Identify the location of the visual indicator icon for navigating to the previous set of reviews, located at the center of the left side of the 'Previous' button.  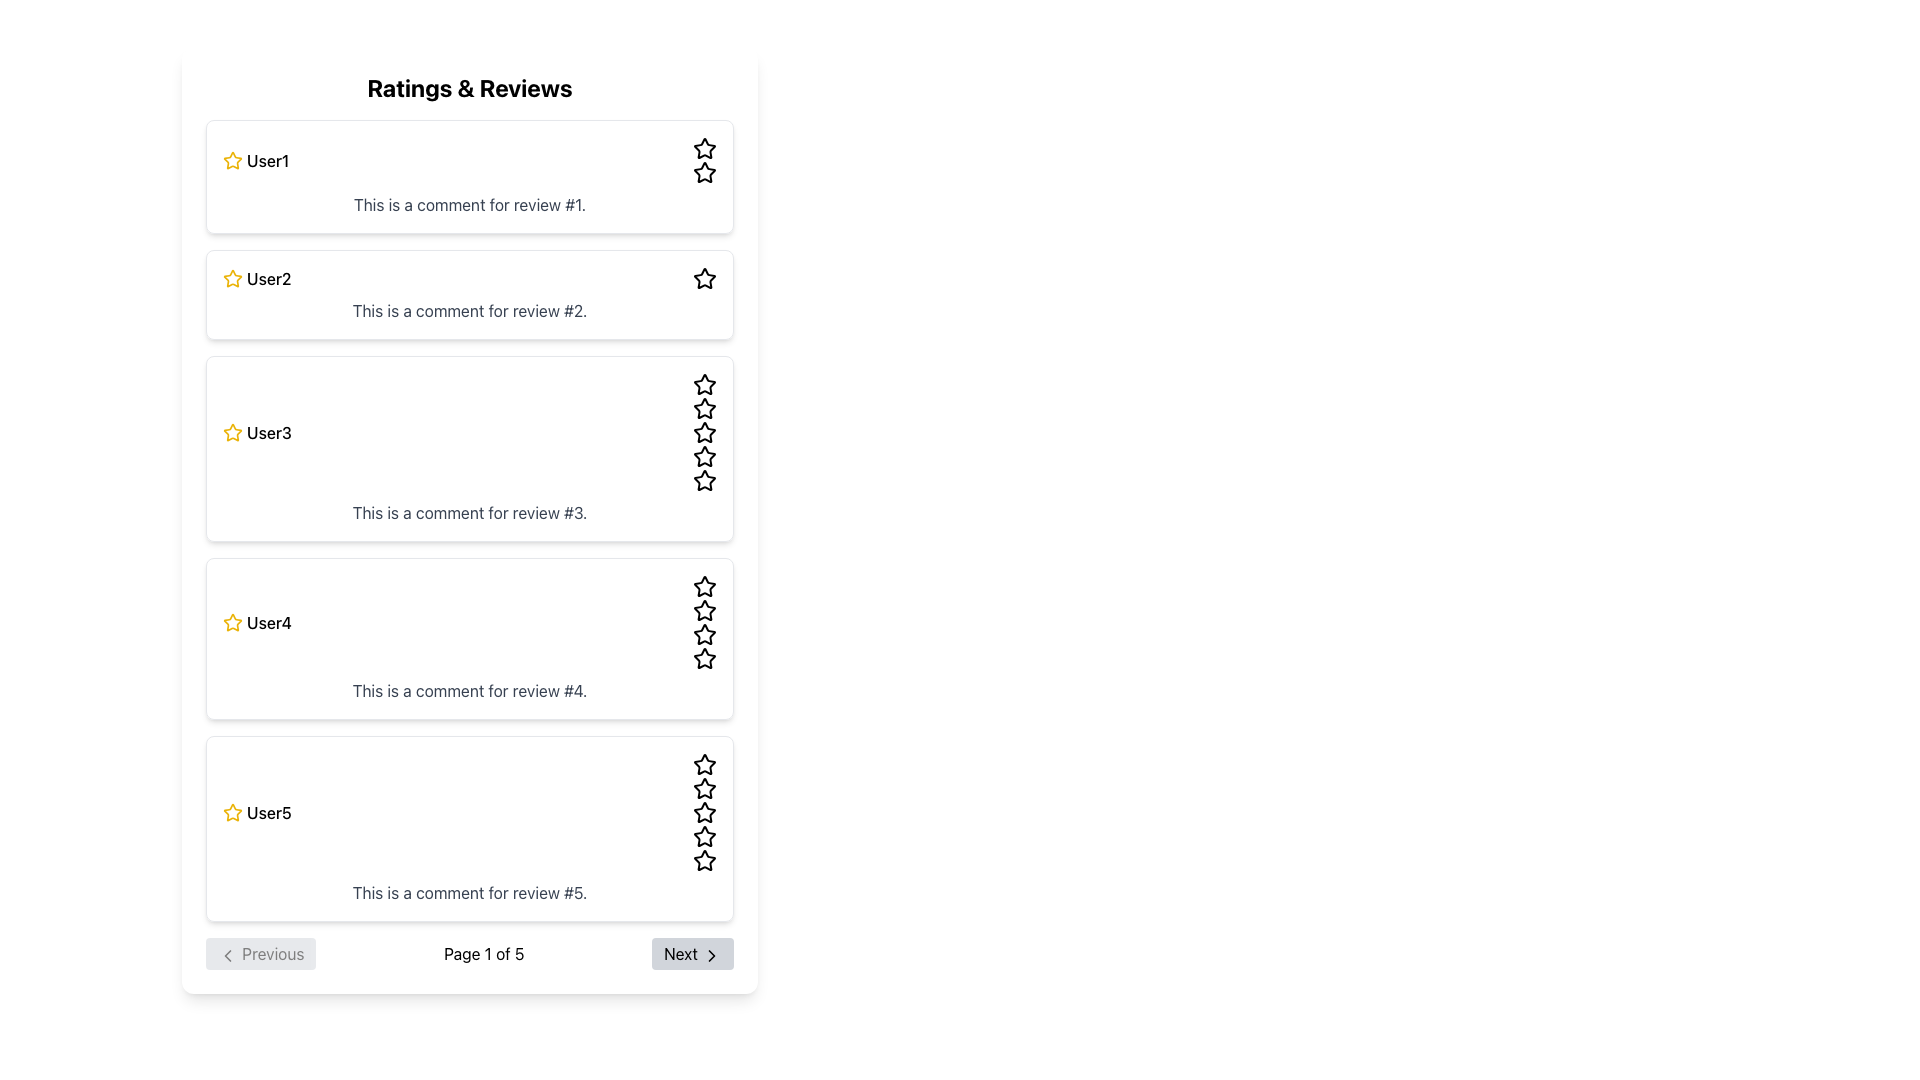
(227, 954).